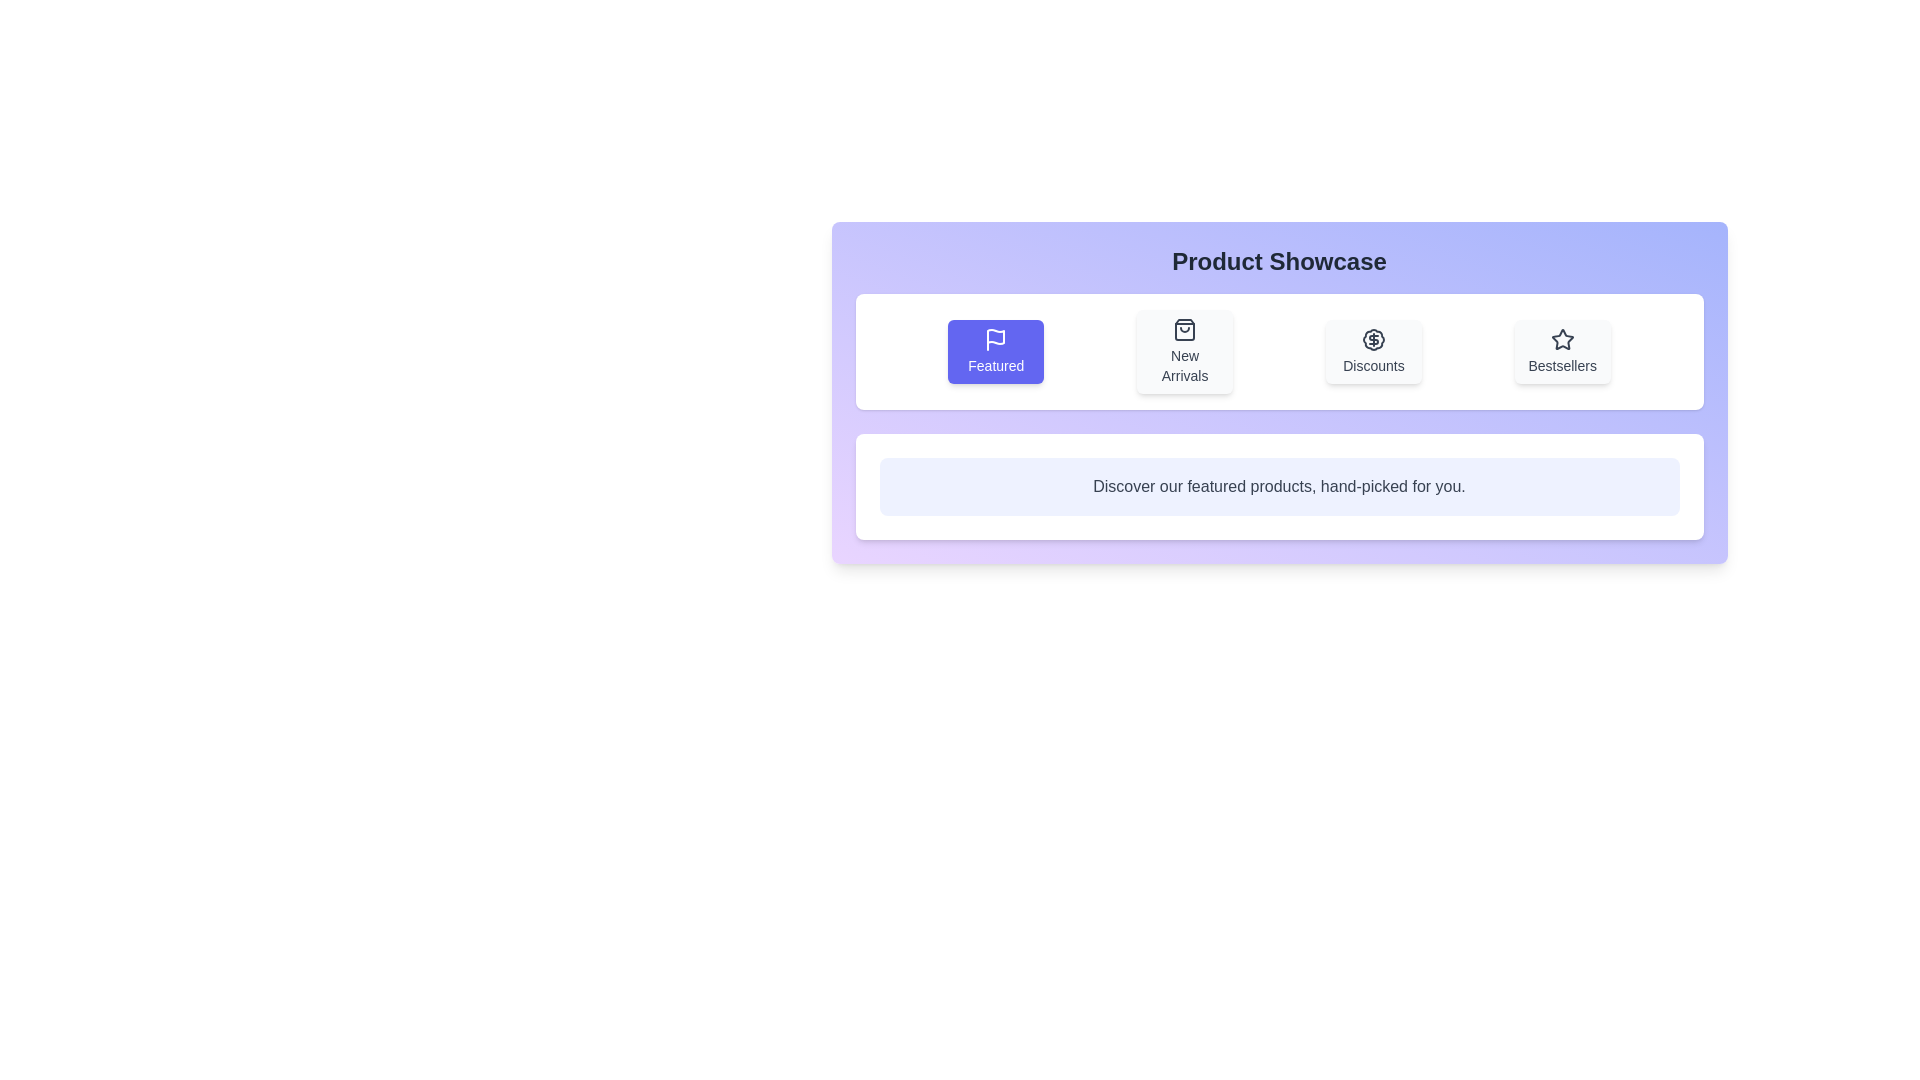 This screenshot has height=1080, width=1920. I want to click on the Navigation menu, so click(1278, 350).